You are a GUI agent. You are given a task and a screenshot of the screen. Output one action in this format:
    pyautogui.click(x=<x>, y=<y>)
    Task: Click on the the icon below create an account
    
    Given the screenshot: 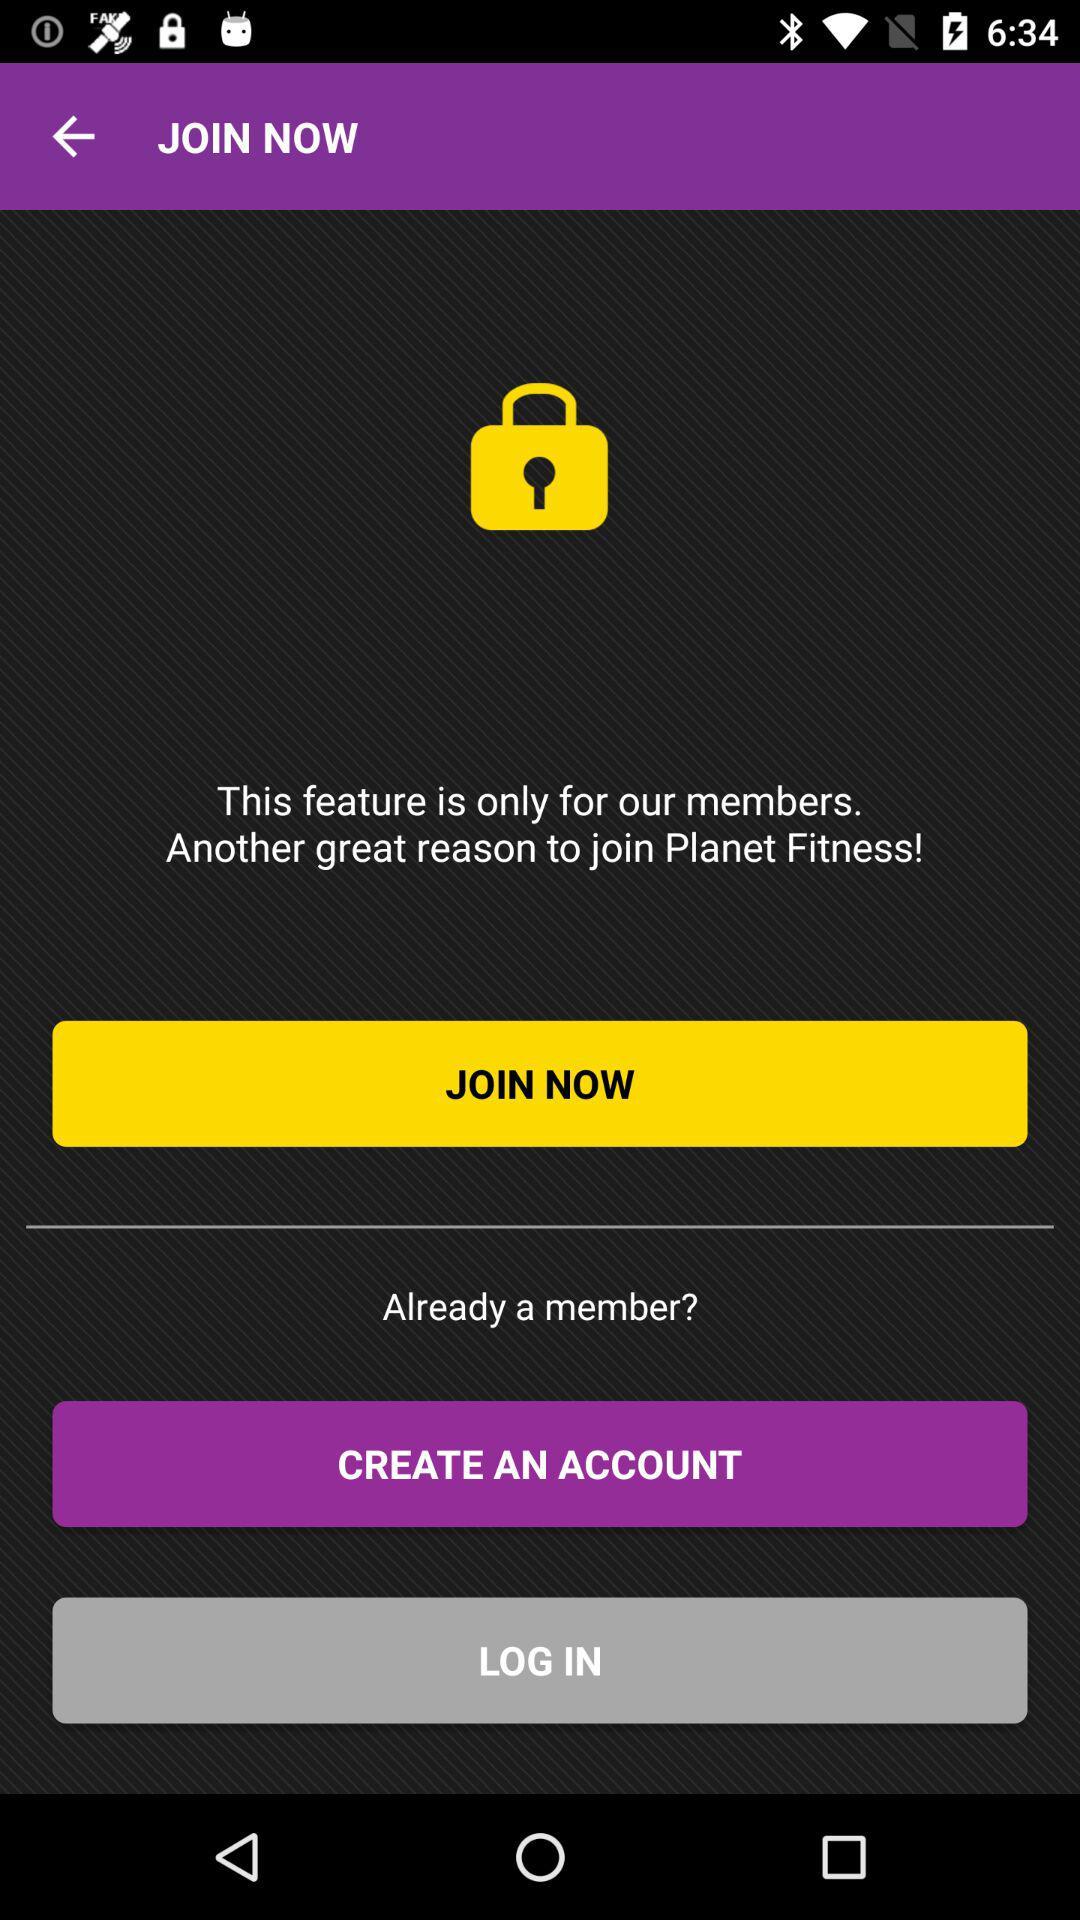 What is the action you would take?
    pyautogui.click(x=540, y=1660)
    